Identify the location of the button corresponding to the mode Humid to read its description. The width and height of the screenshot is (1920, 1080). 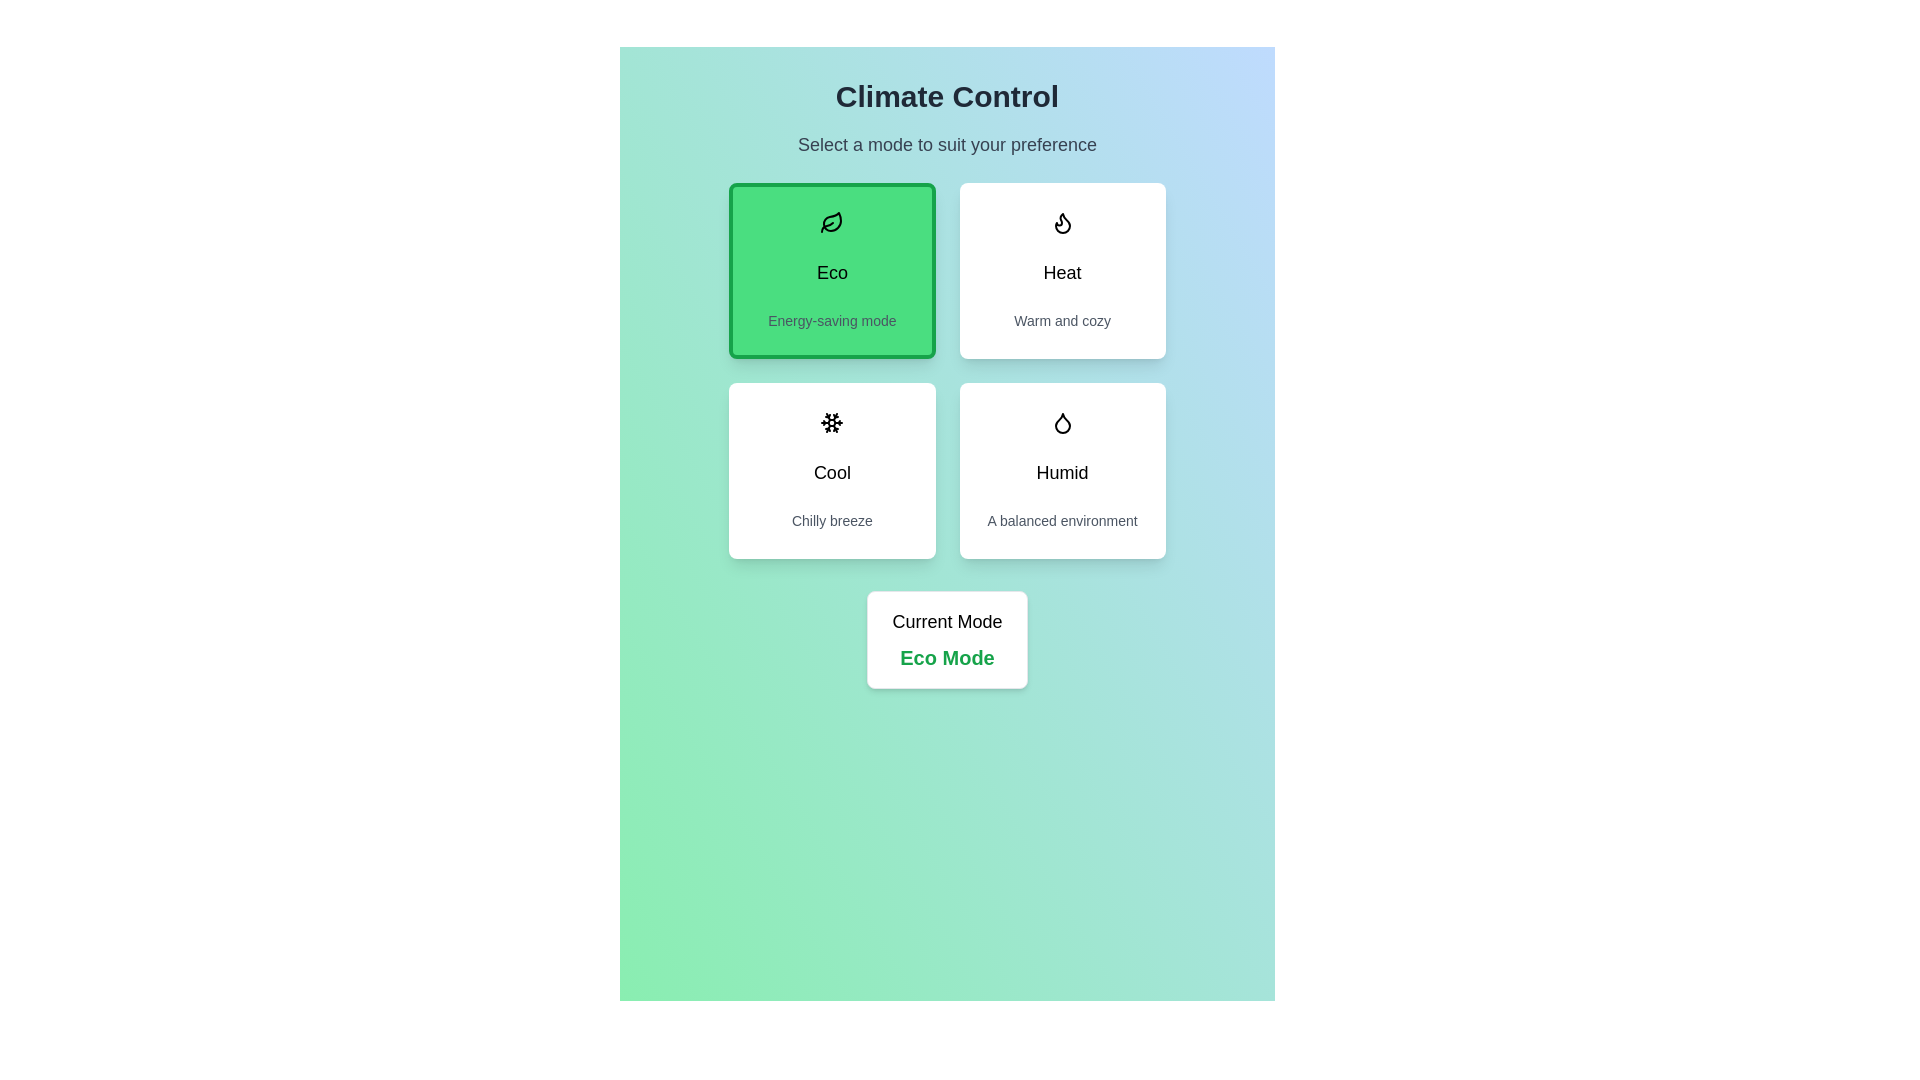
(1061, 470).